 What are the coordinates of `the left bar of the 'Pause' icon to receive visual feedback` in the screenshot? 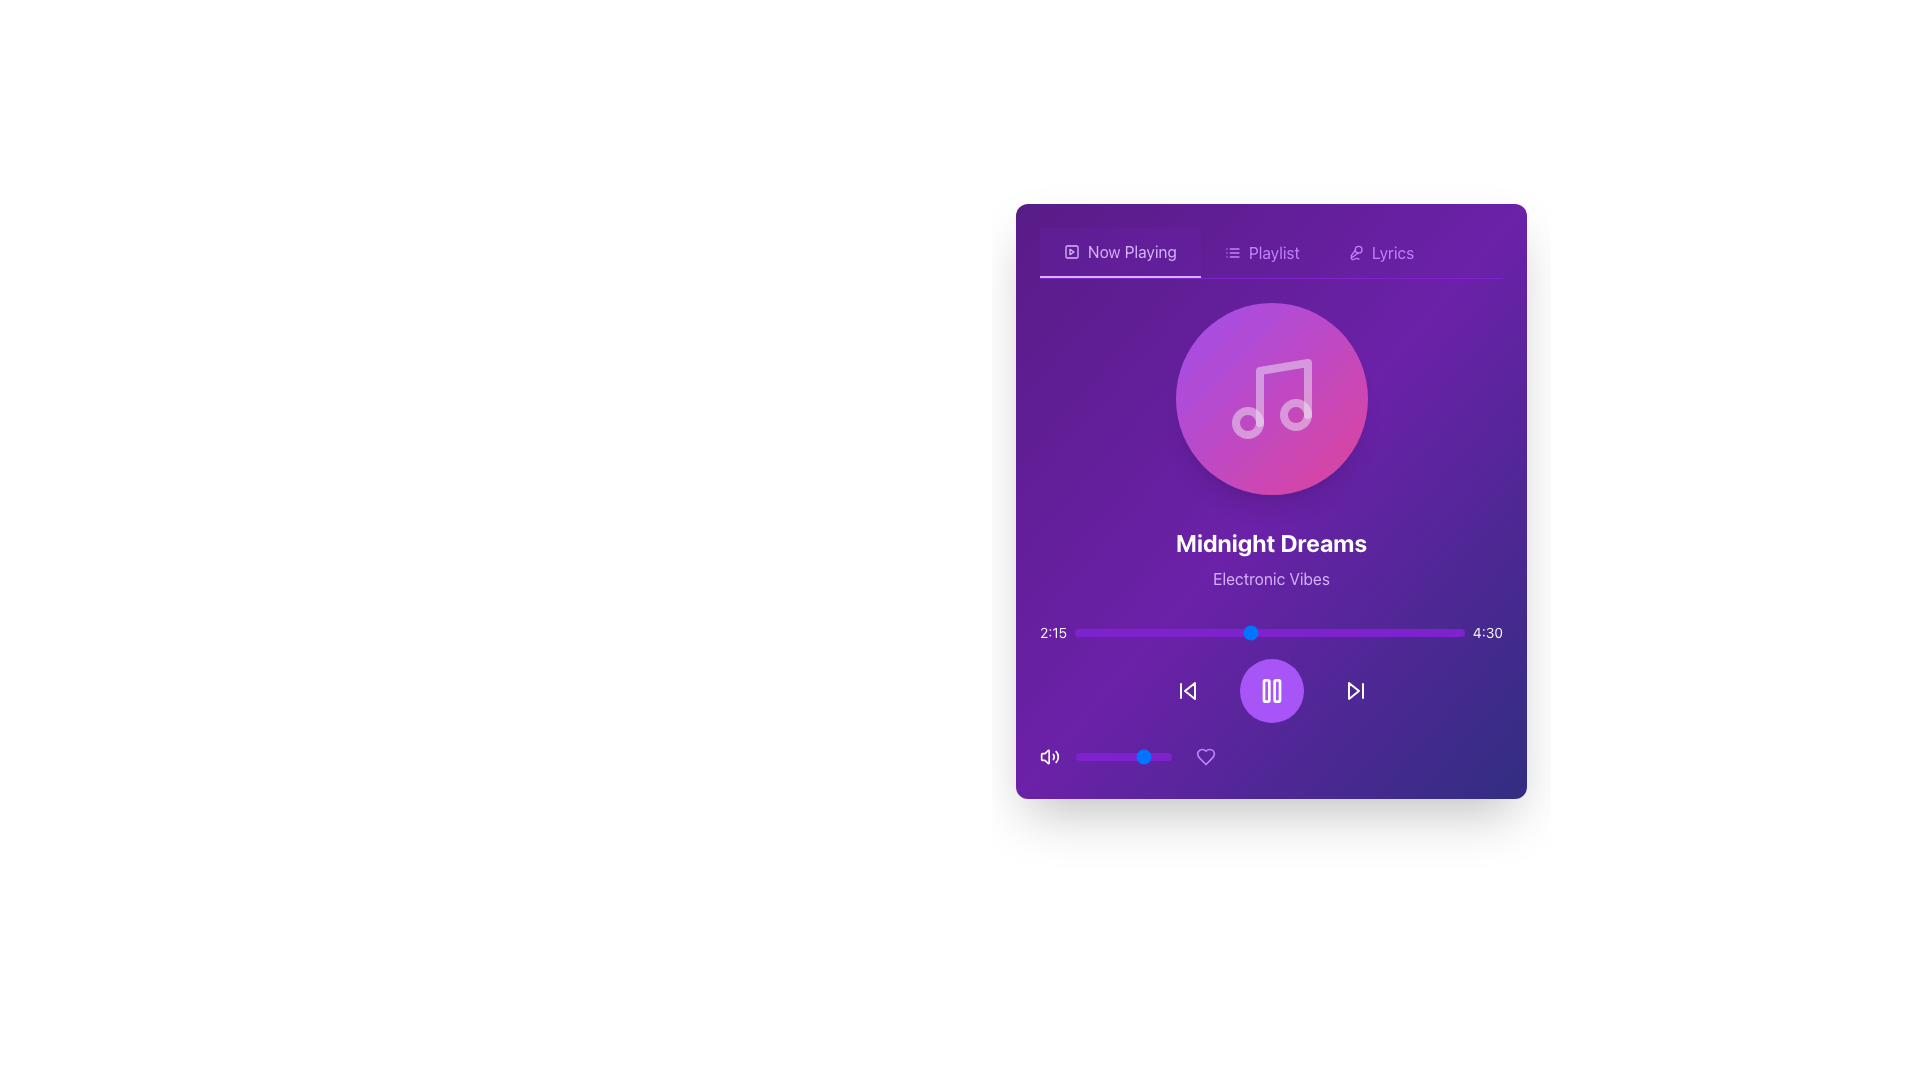 It's located at (1265, 689).